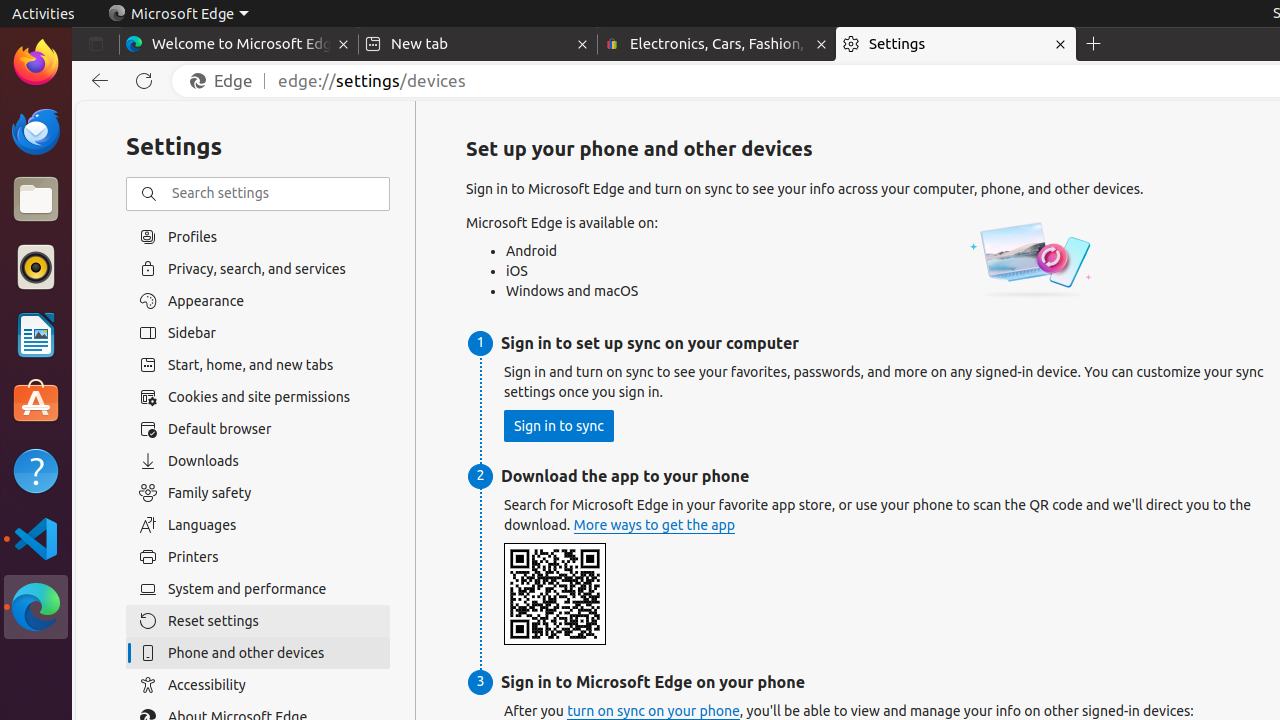  Describe the element at coordinates (257, 397) in the screenshot. I see `'Cookies and site permissions'` at that location.